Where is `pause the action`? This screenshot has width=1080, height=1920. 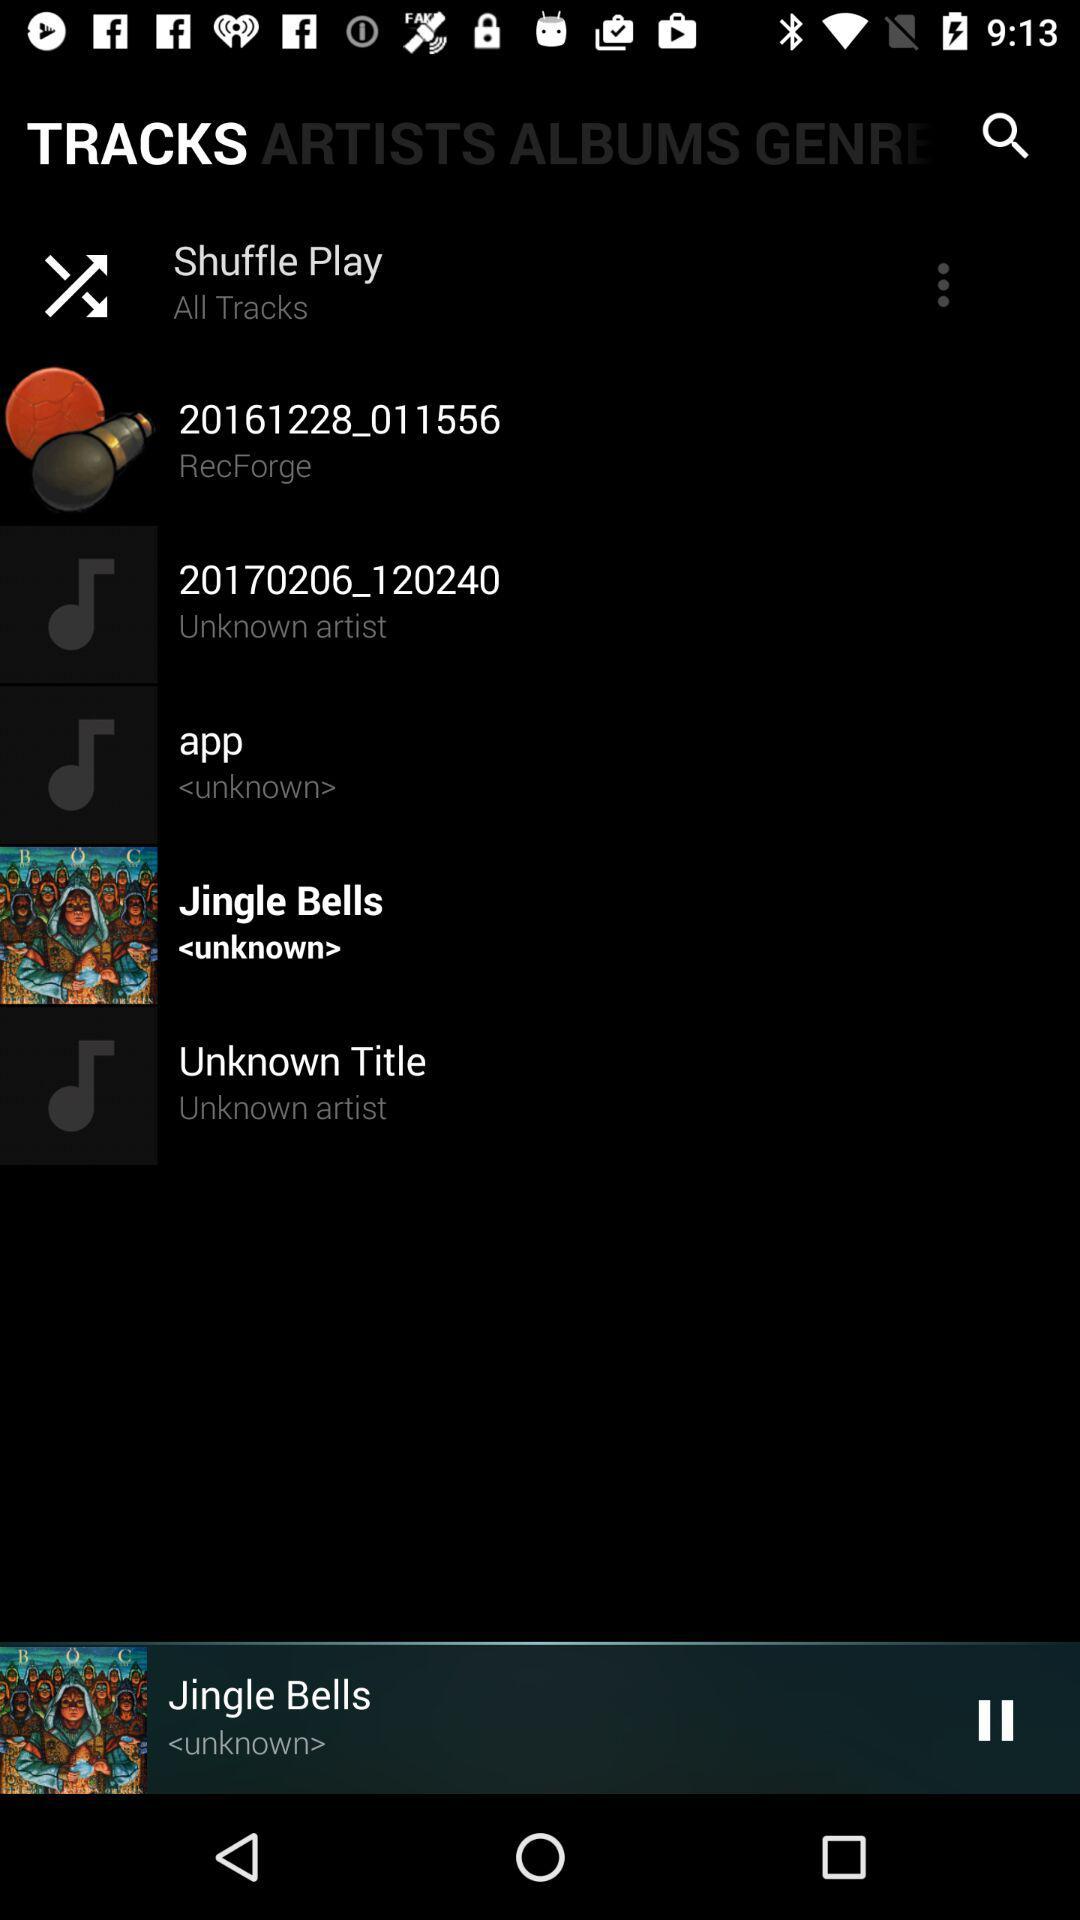
pause the action is located at coordinates (995, 1719).